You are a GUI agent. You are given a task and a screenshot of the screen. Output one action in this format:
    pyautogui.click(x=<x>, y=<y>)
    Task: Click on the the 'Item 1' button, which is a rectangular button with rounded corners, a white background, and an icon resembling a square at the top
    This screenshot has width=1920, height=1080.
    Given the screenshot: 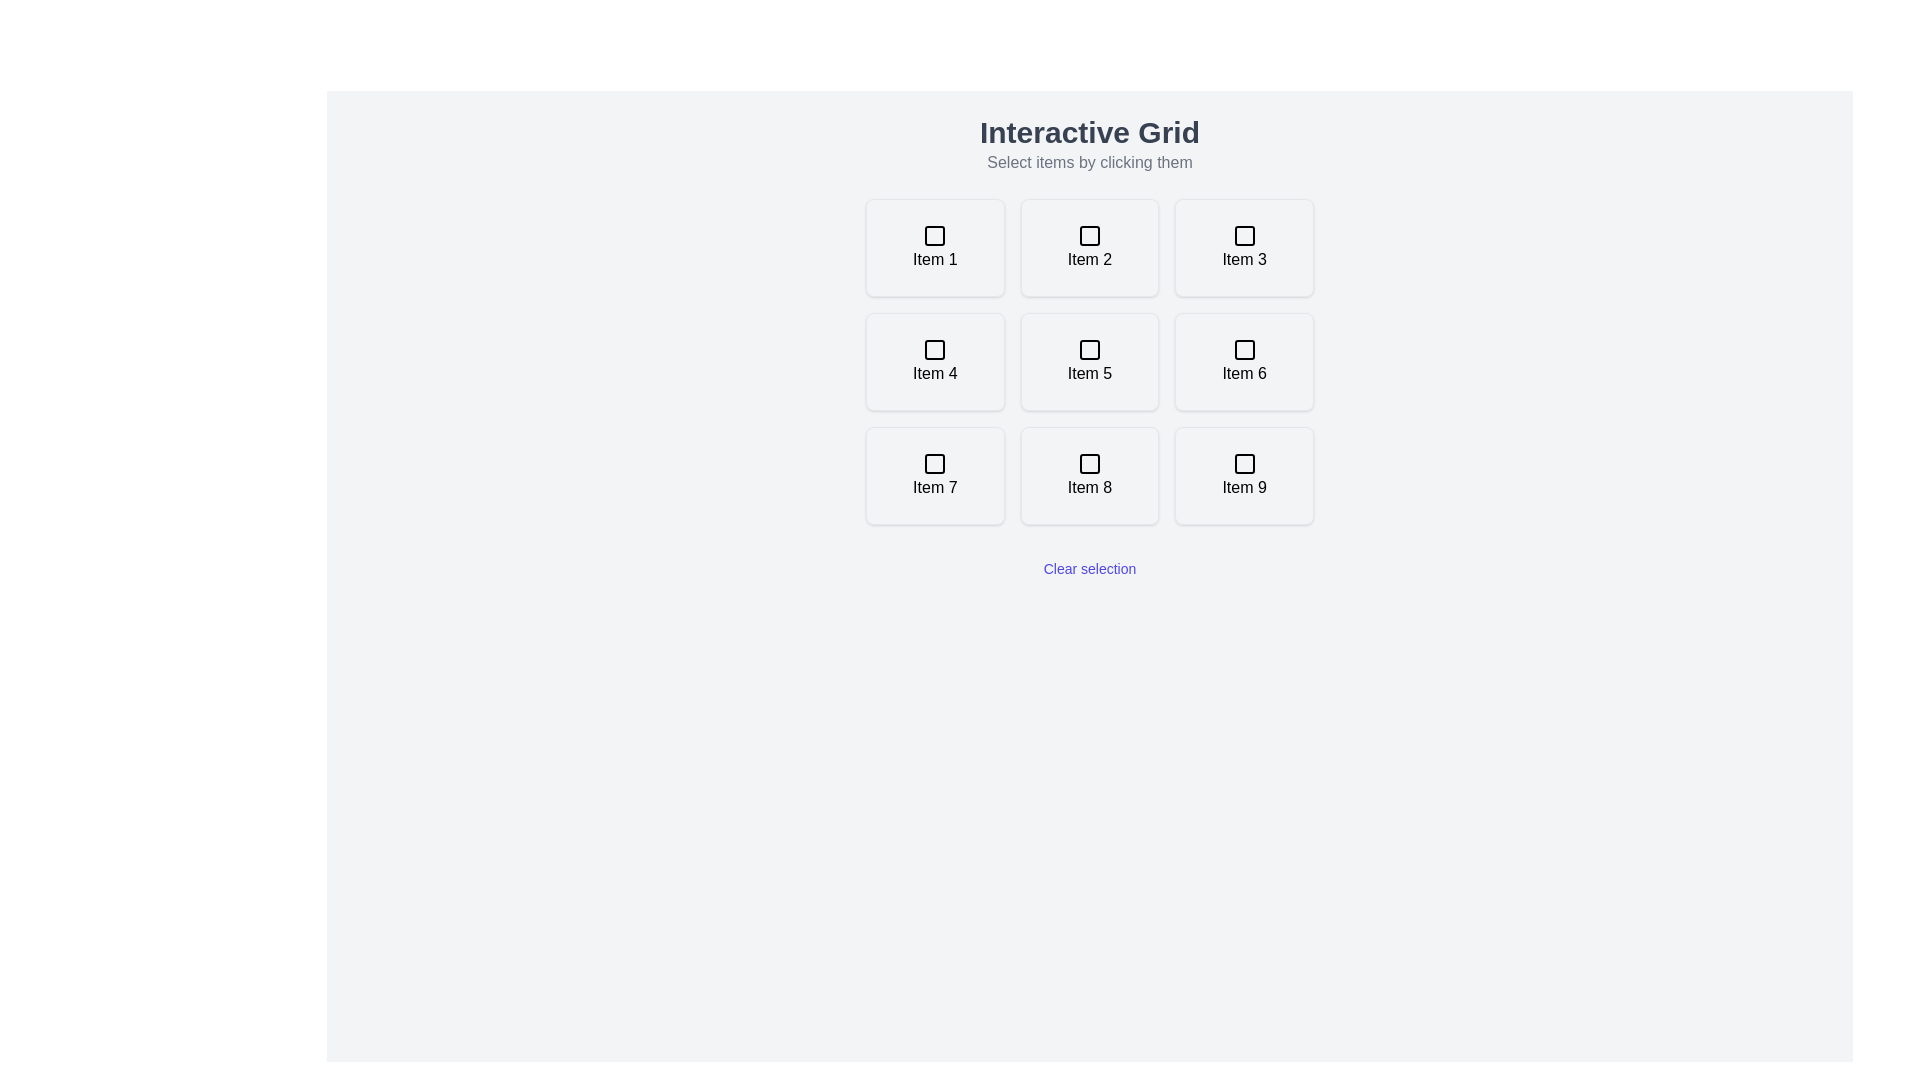 What is the action you would take?
    pyautogui.click(x=934, y=246)
    